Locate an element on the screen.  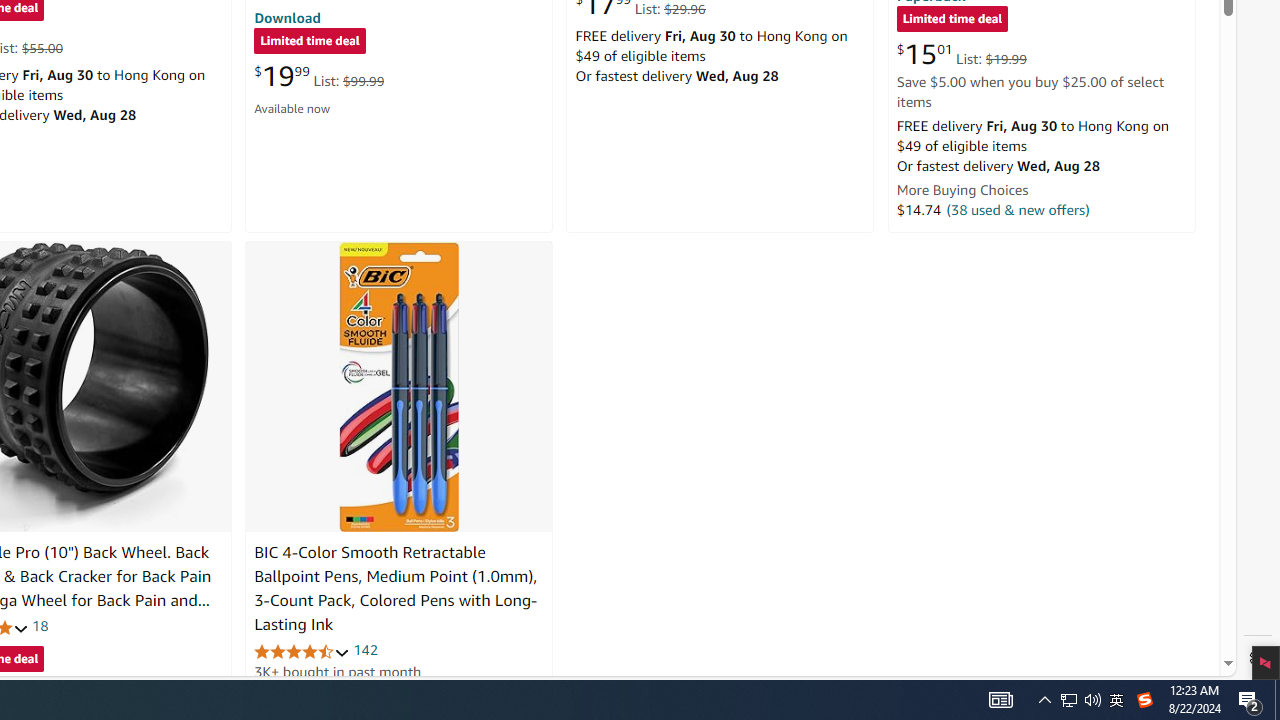
'$19.99 List: $99.99' is located at coordinates (318, 75).